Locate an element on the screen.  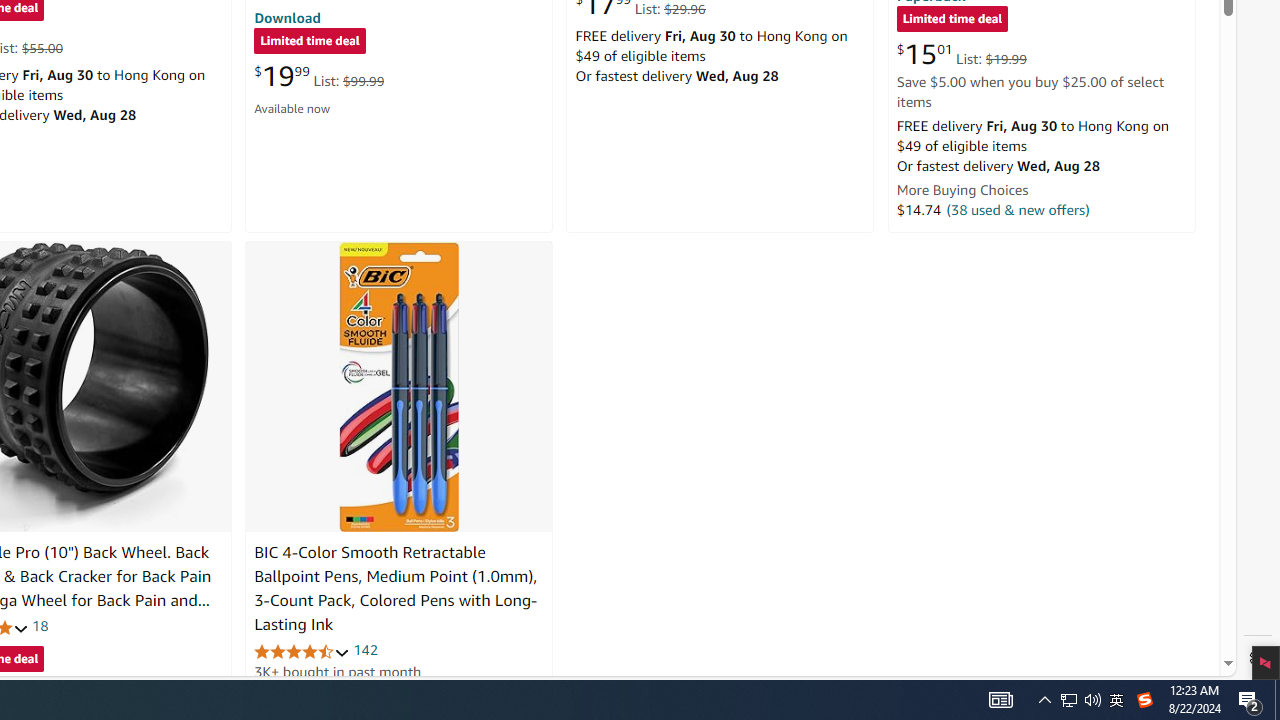
'$19.99 List: $99.99' is located at coordinates (318, 75).